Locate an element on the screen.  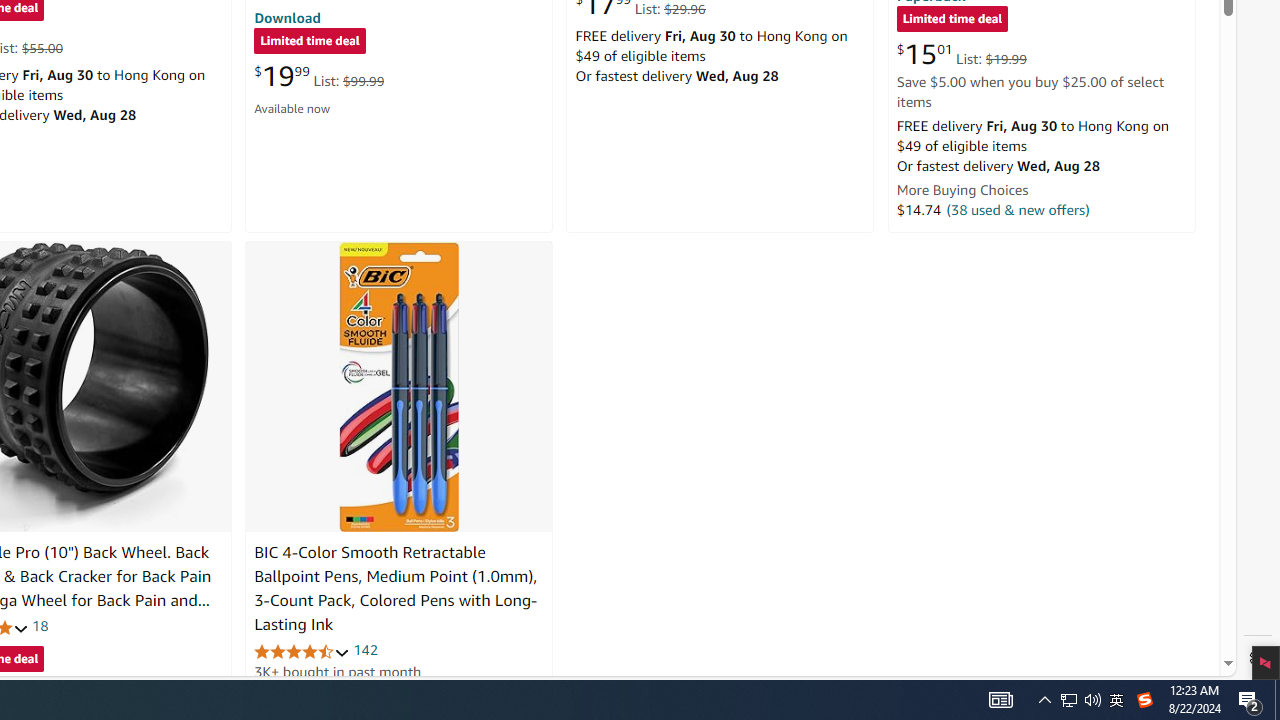
'$19.99 List: $99.99' is located at coordinates (318, 75).